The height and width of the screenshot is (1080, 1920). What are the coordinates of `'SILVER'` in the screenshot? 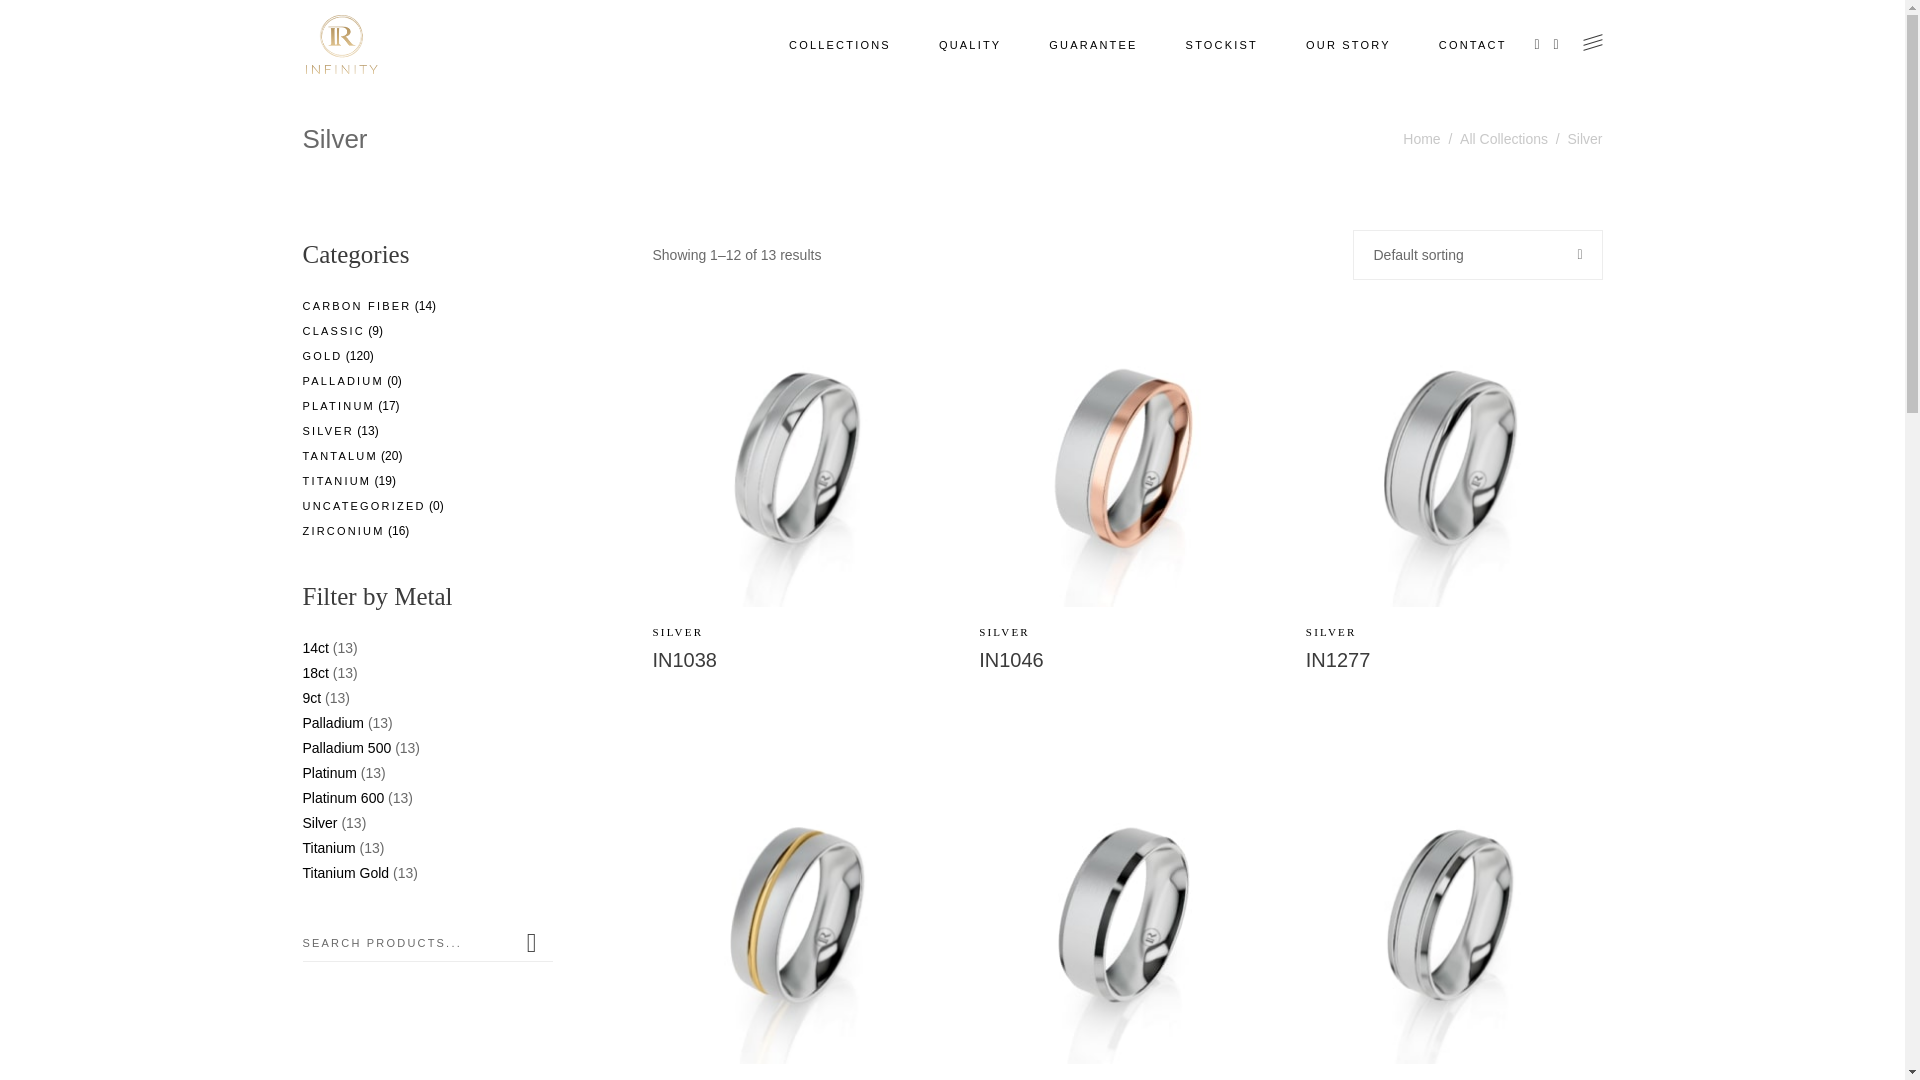 It's located at (677, 632).